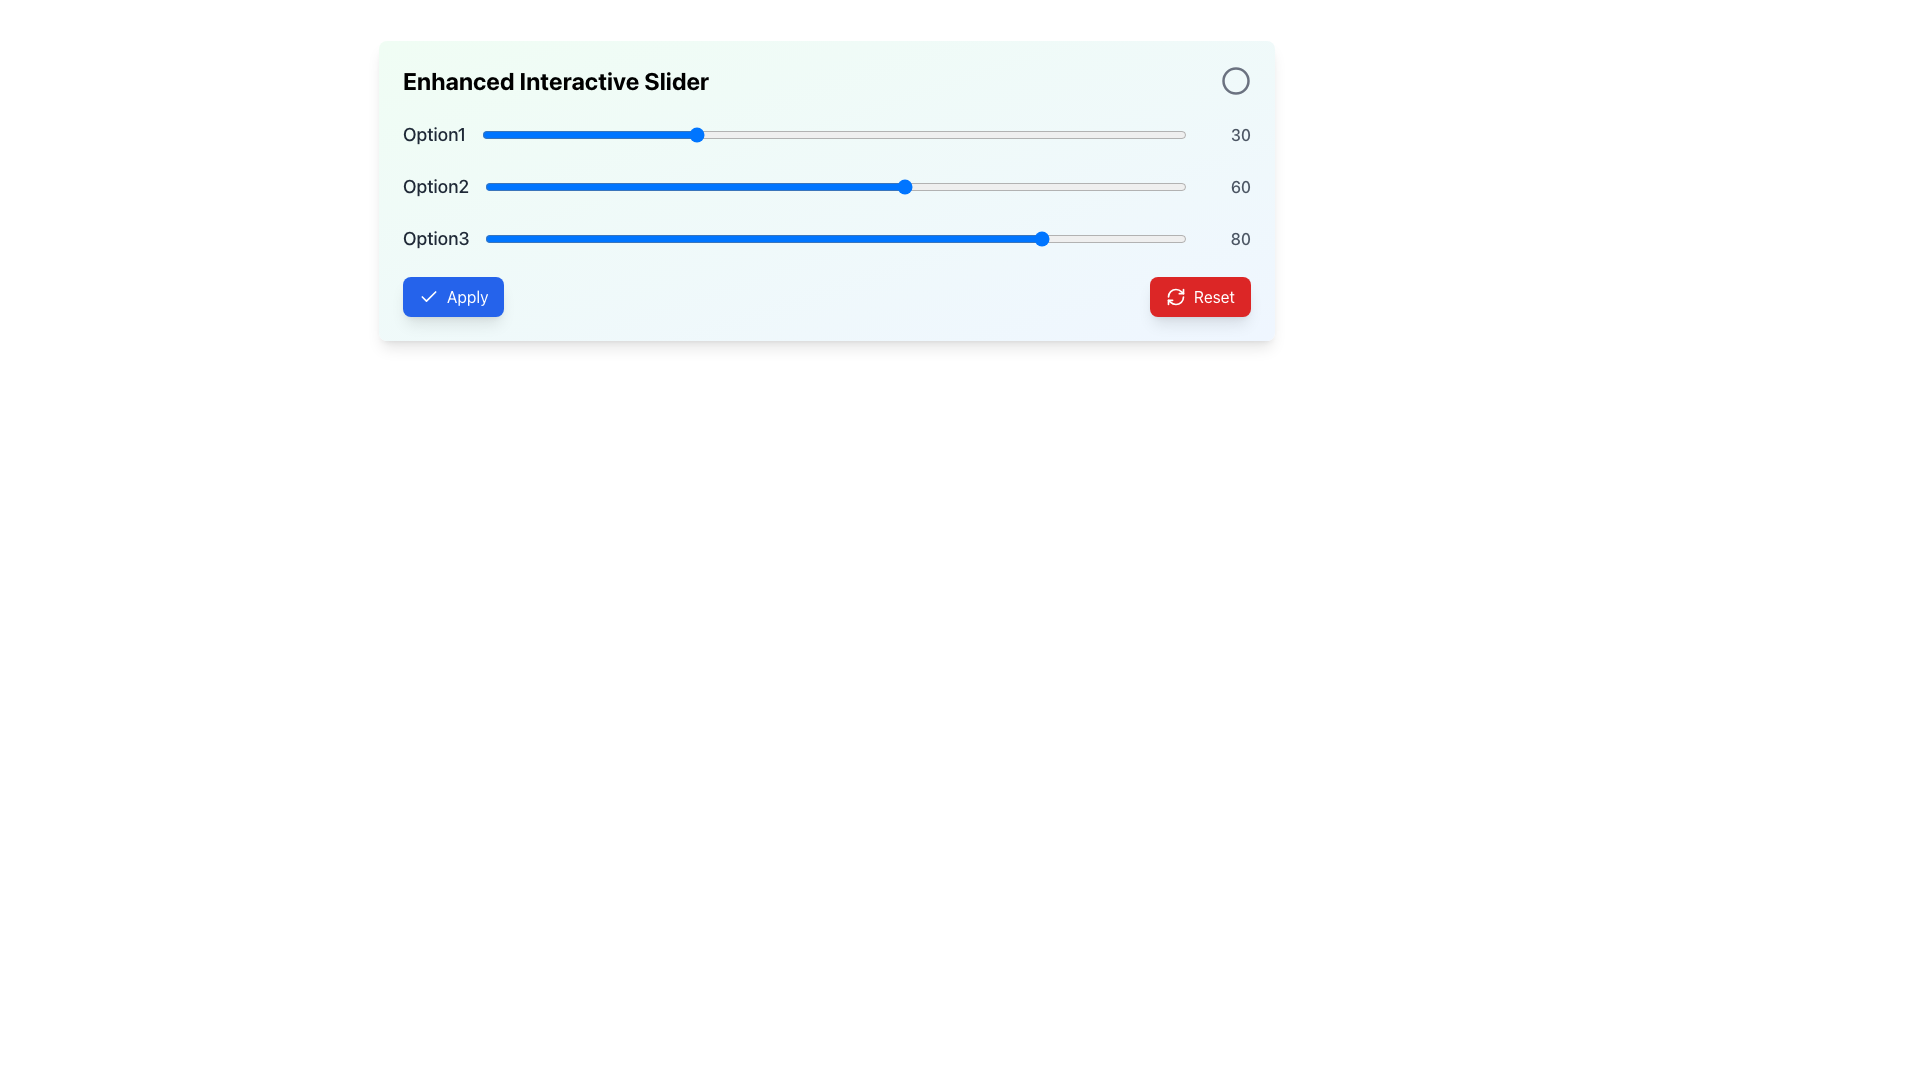 Image resolution: width=1920 pixels, height=1080 pixels. I want to click on the thumb control of the Range slider located in the second row of options labeled 'Option2', so click(835, 186).